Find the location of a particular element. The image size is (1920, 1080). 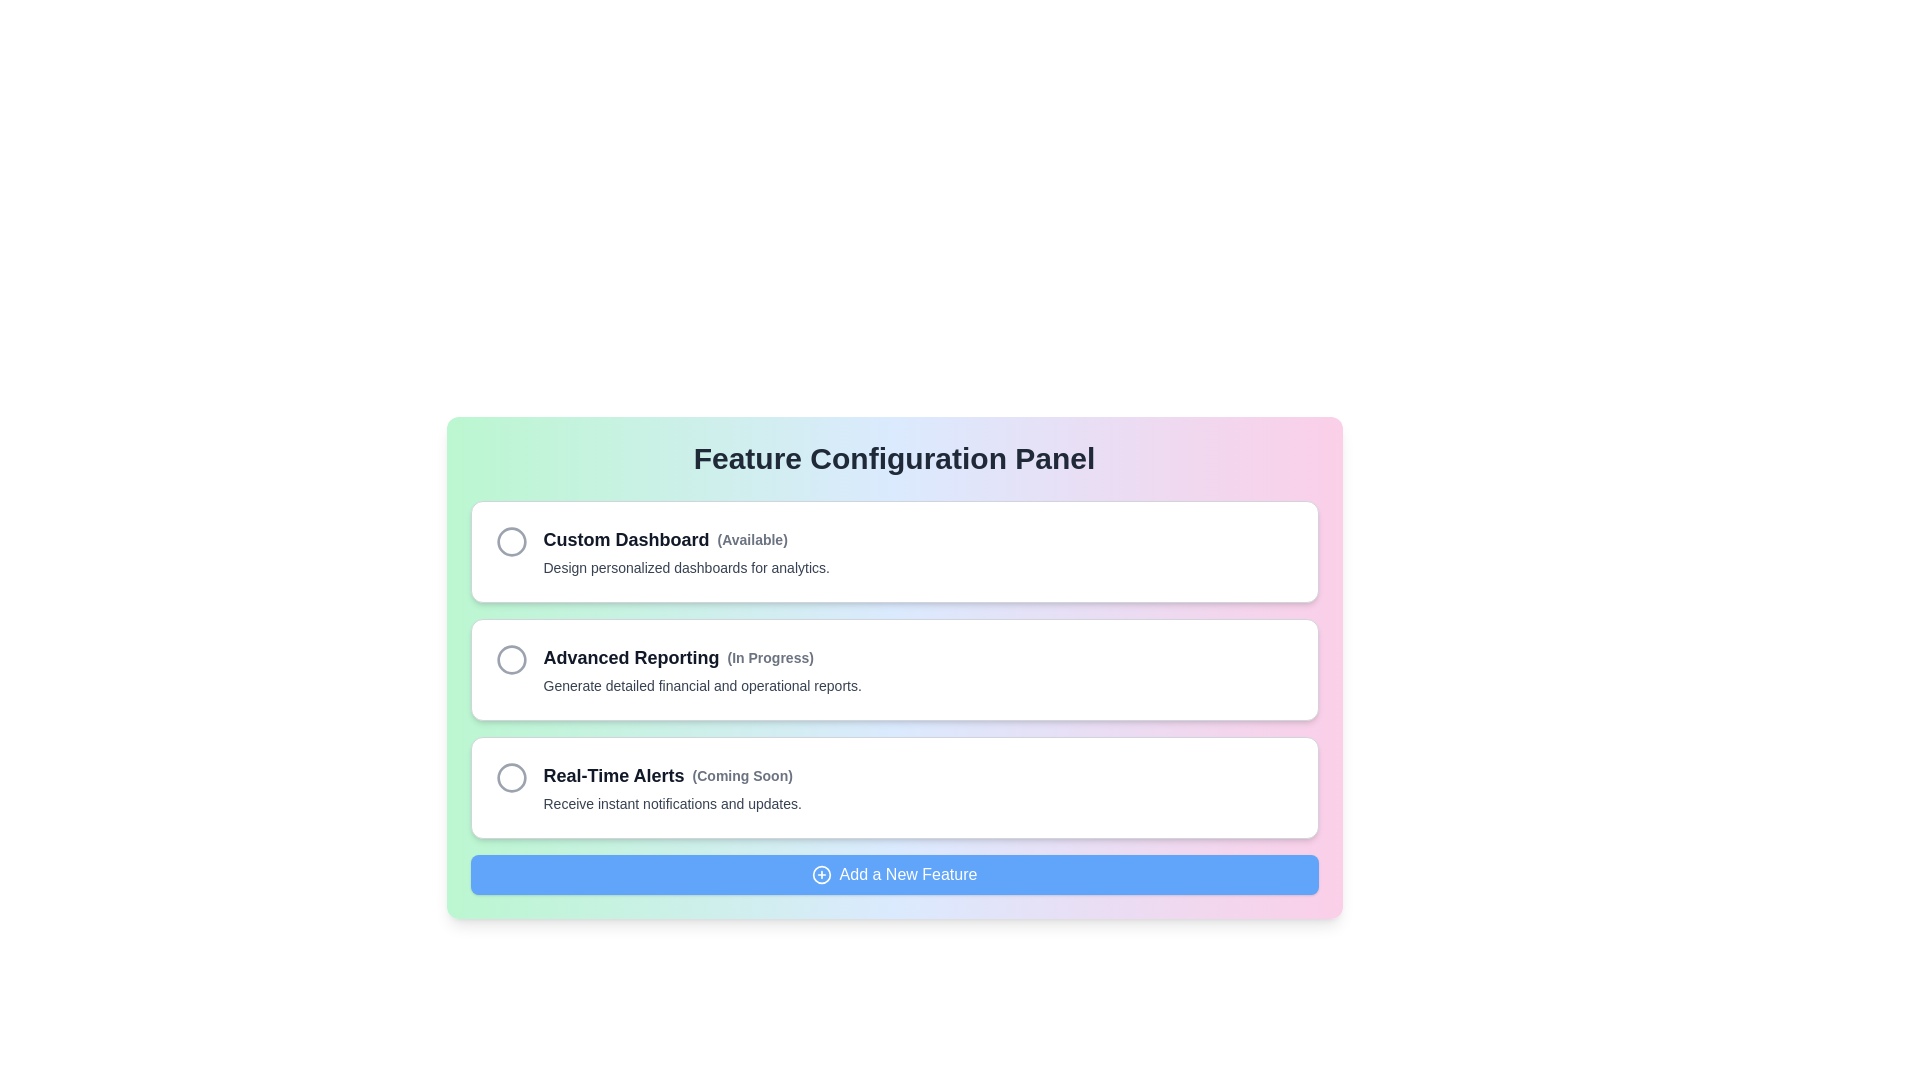

the static text label indicating that the associated feature is not yet available, located to the right of 'Real-Time Alerts' in the third feature option segment of the feature configuration panel is located at coordinates (741, 774).